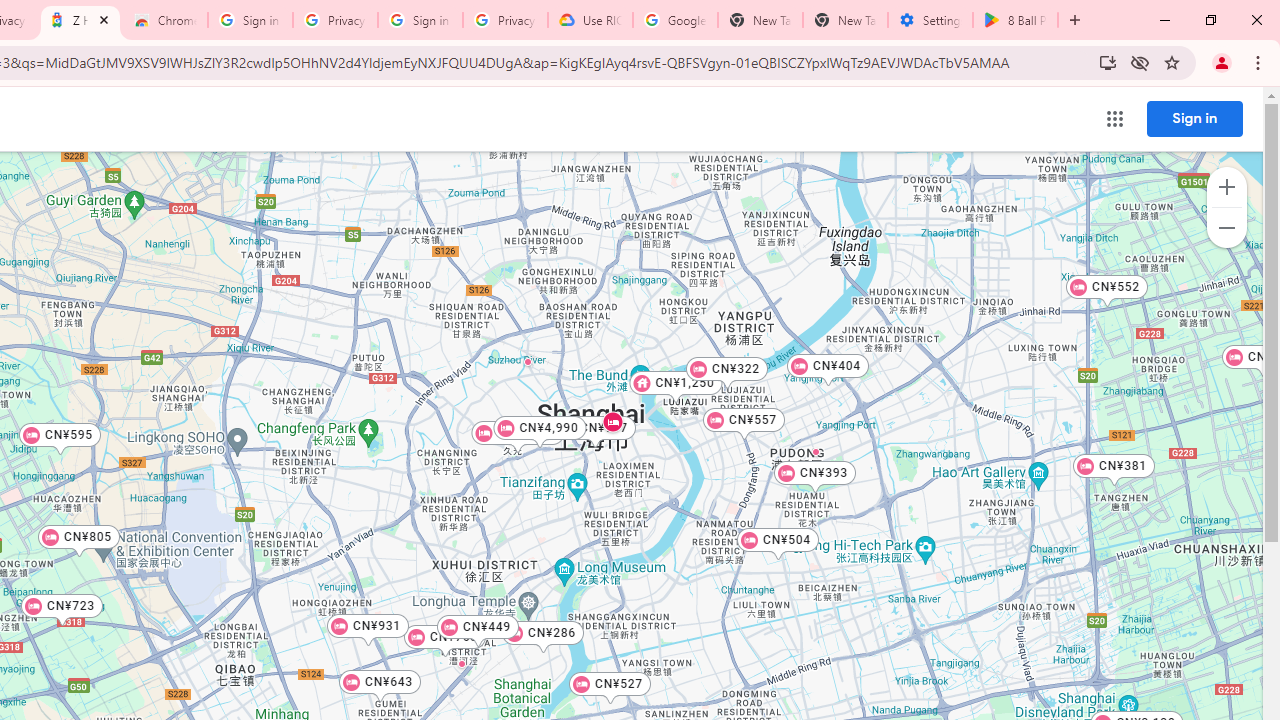 The height and width of the screenshot is (720, 1280). Describe the element at coordinates (1225, 187) in the screenshot. I see `'Zoom in map'` at that location.